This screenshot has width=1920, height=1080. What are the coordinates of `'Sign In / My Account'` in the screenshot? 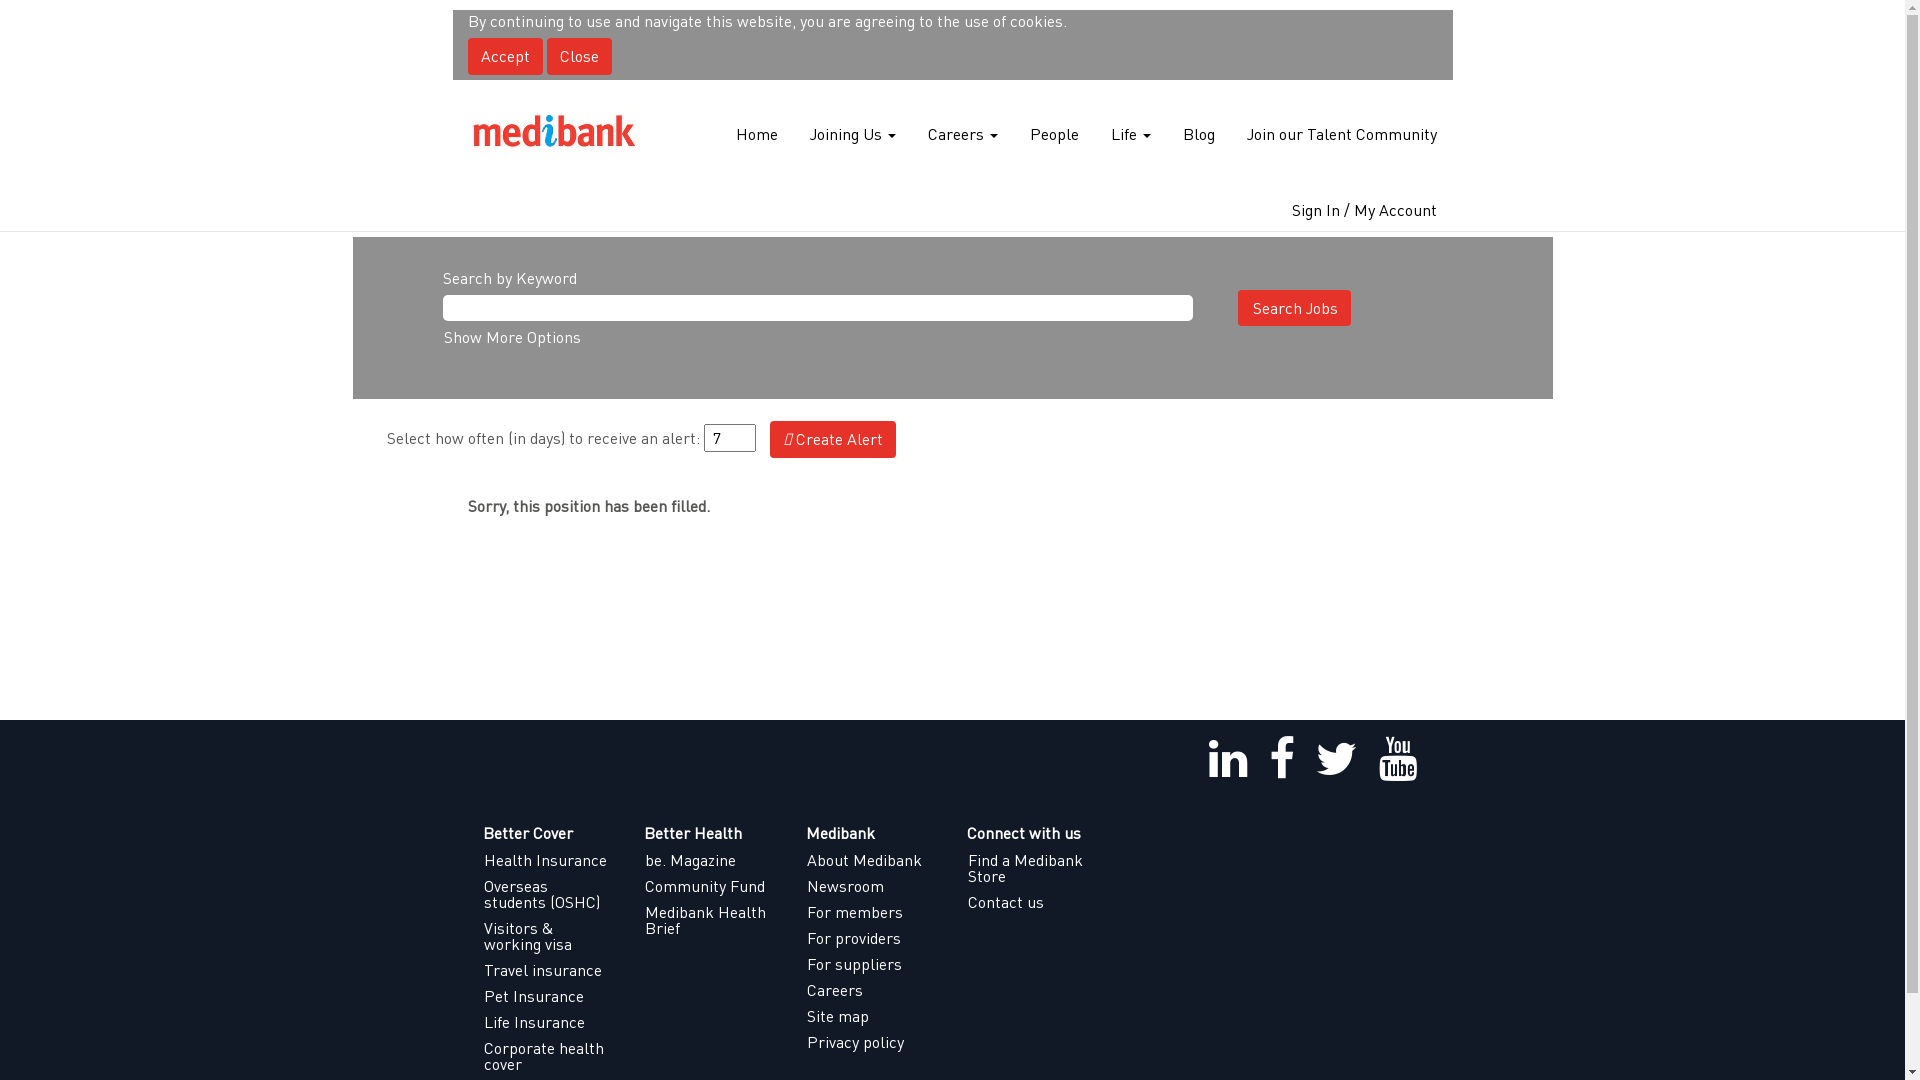 It's located at (1362, 209).